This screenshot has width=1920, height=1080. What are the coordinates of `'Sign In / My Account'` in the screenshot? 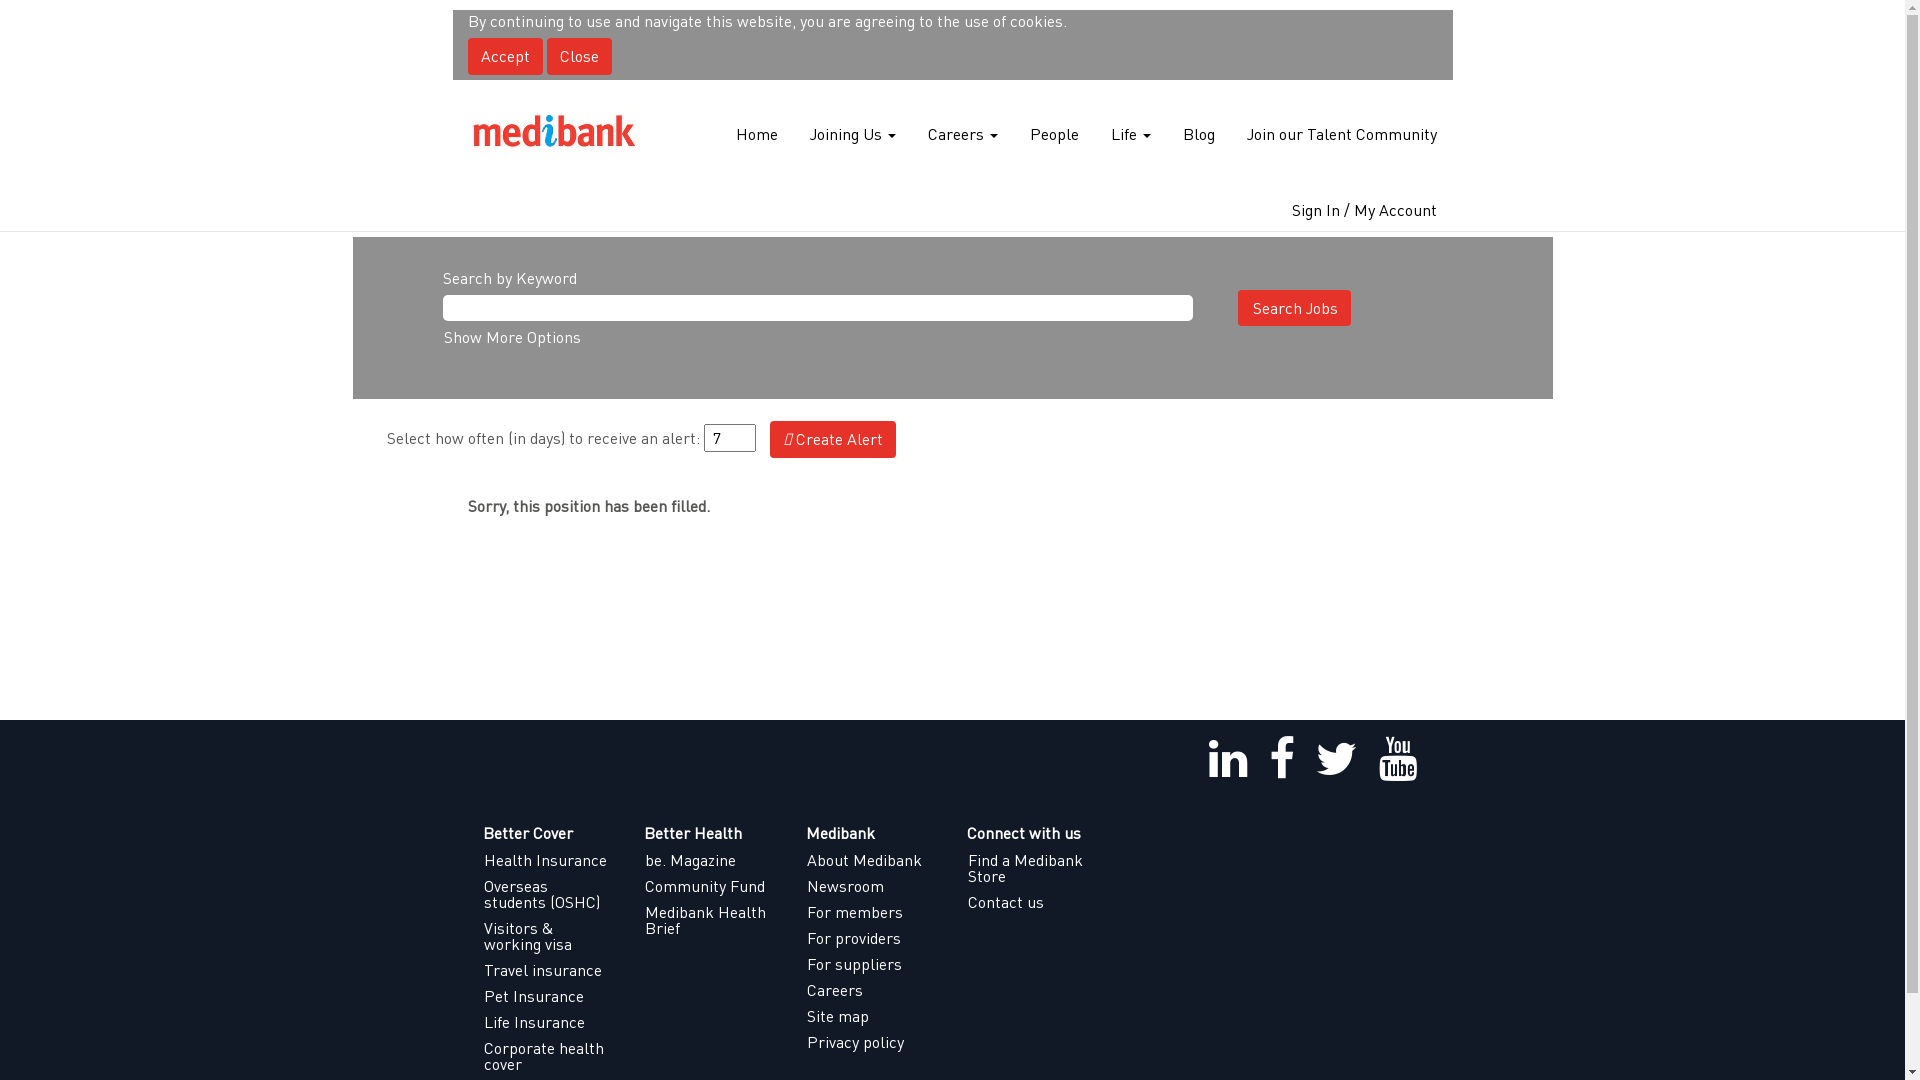 It's located at (1362, 209).